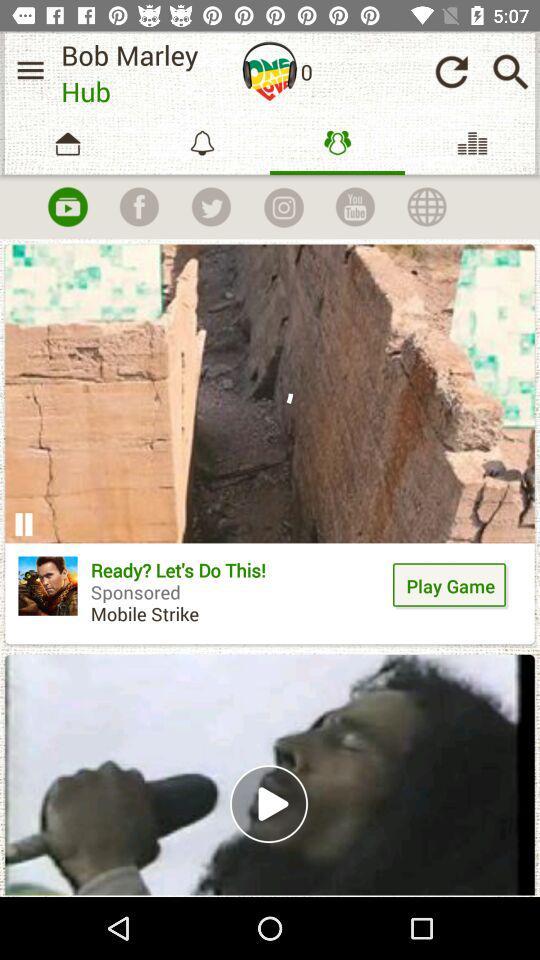 The height and width of the screenshot is (960, 540). I want to click on play, so click(67, 207).